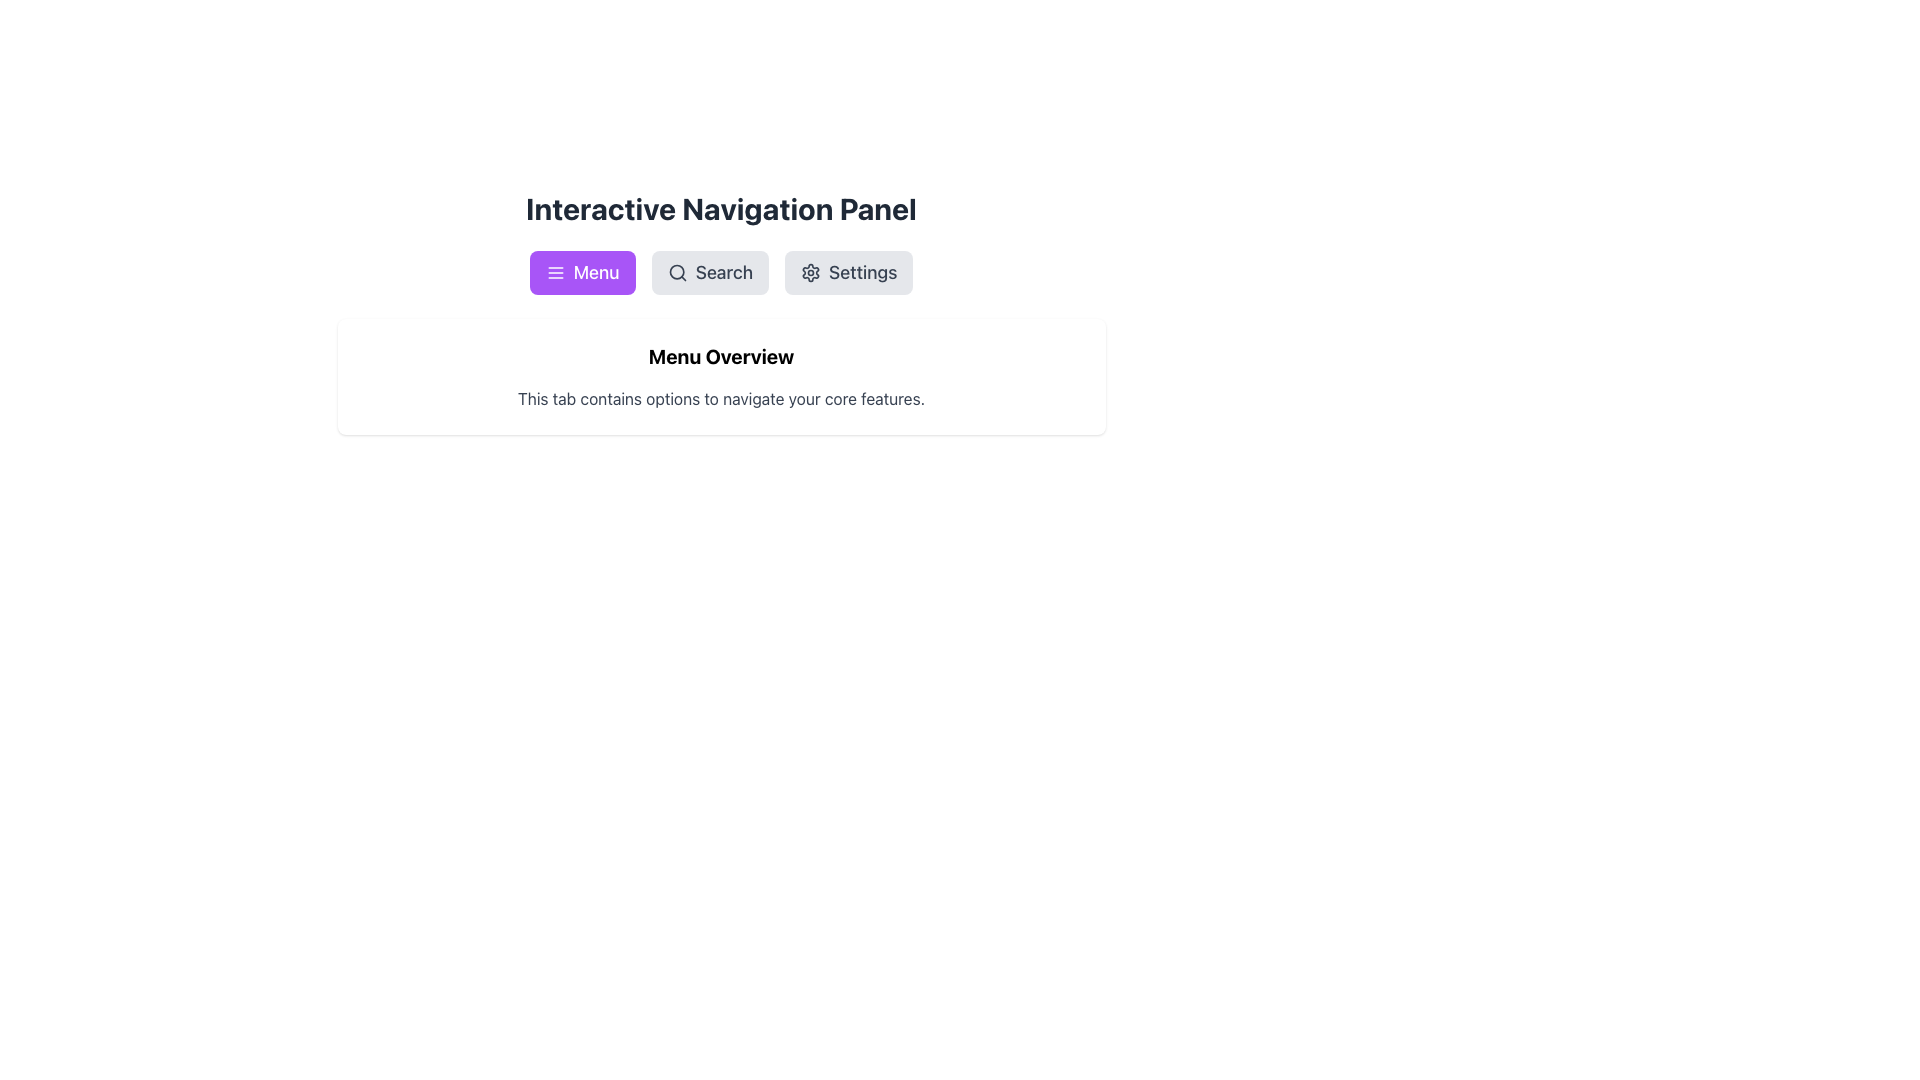 Image resolution: width=1920 pixels, height=1080 pixels. Describe the element at coordinates (720, 377) in the screenshot. I see `the informational section titled 'Menu Overview', which contains a description about navigation options` at that location.